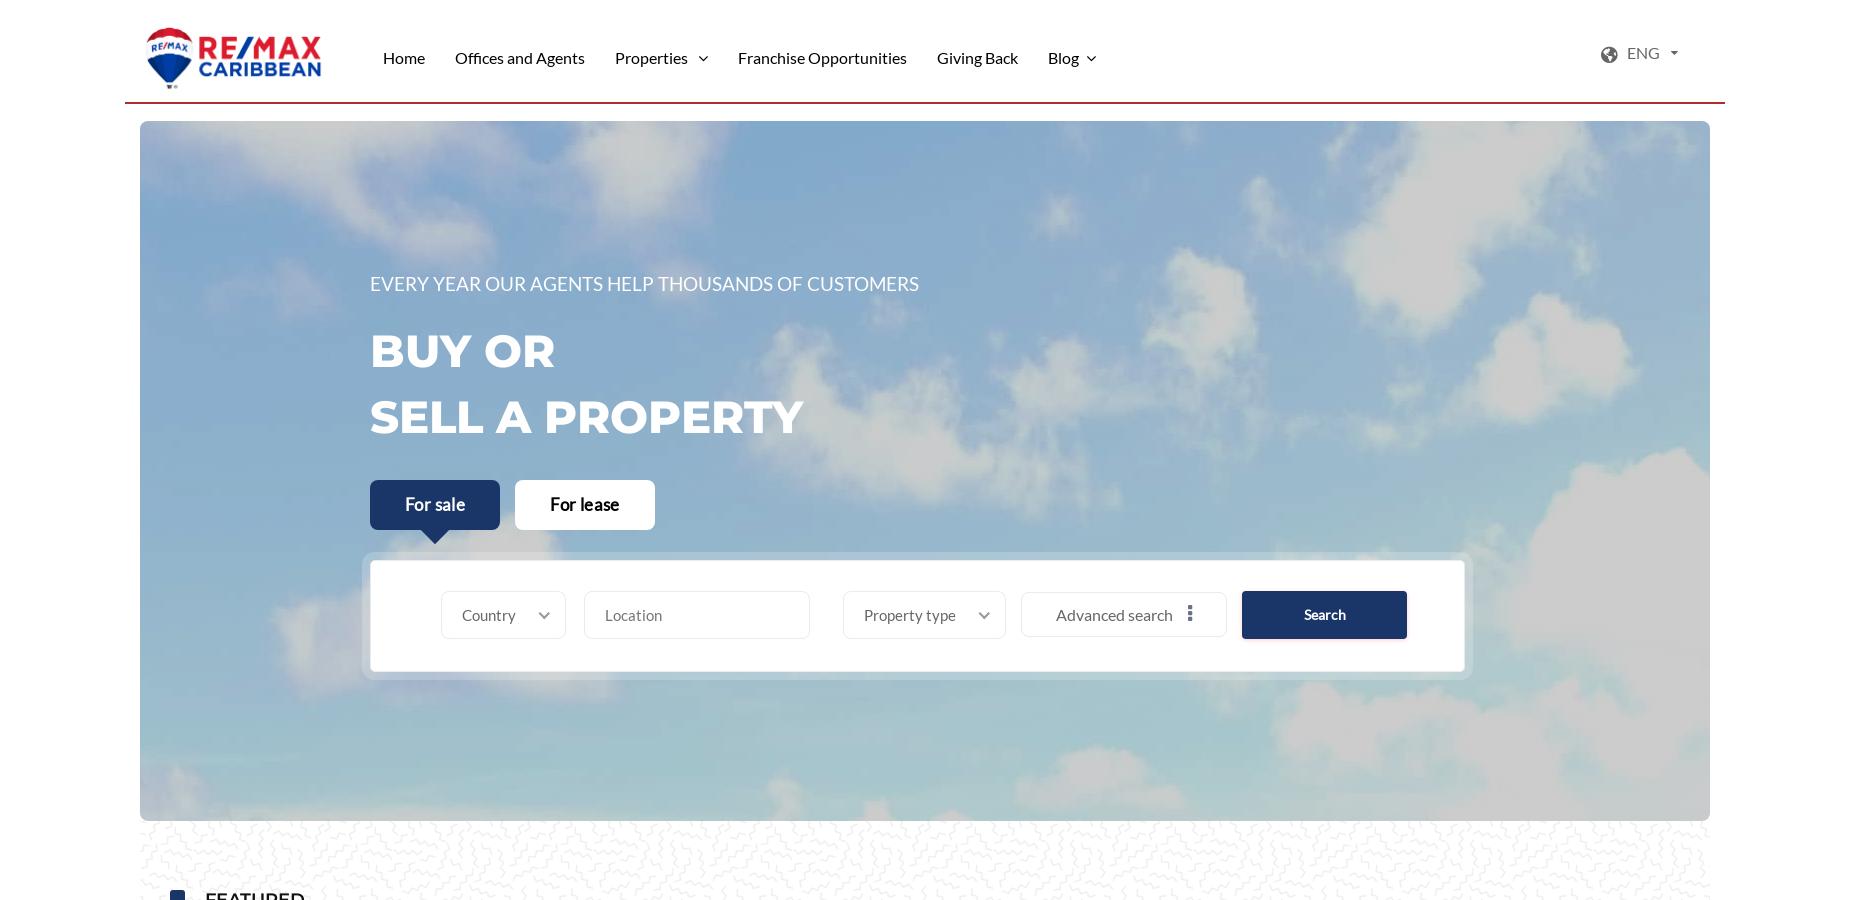  I want to click on 'Mountain/Hill/Farmland', so click(418, 828).